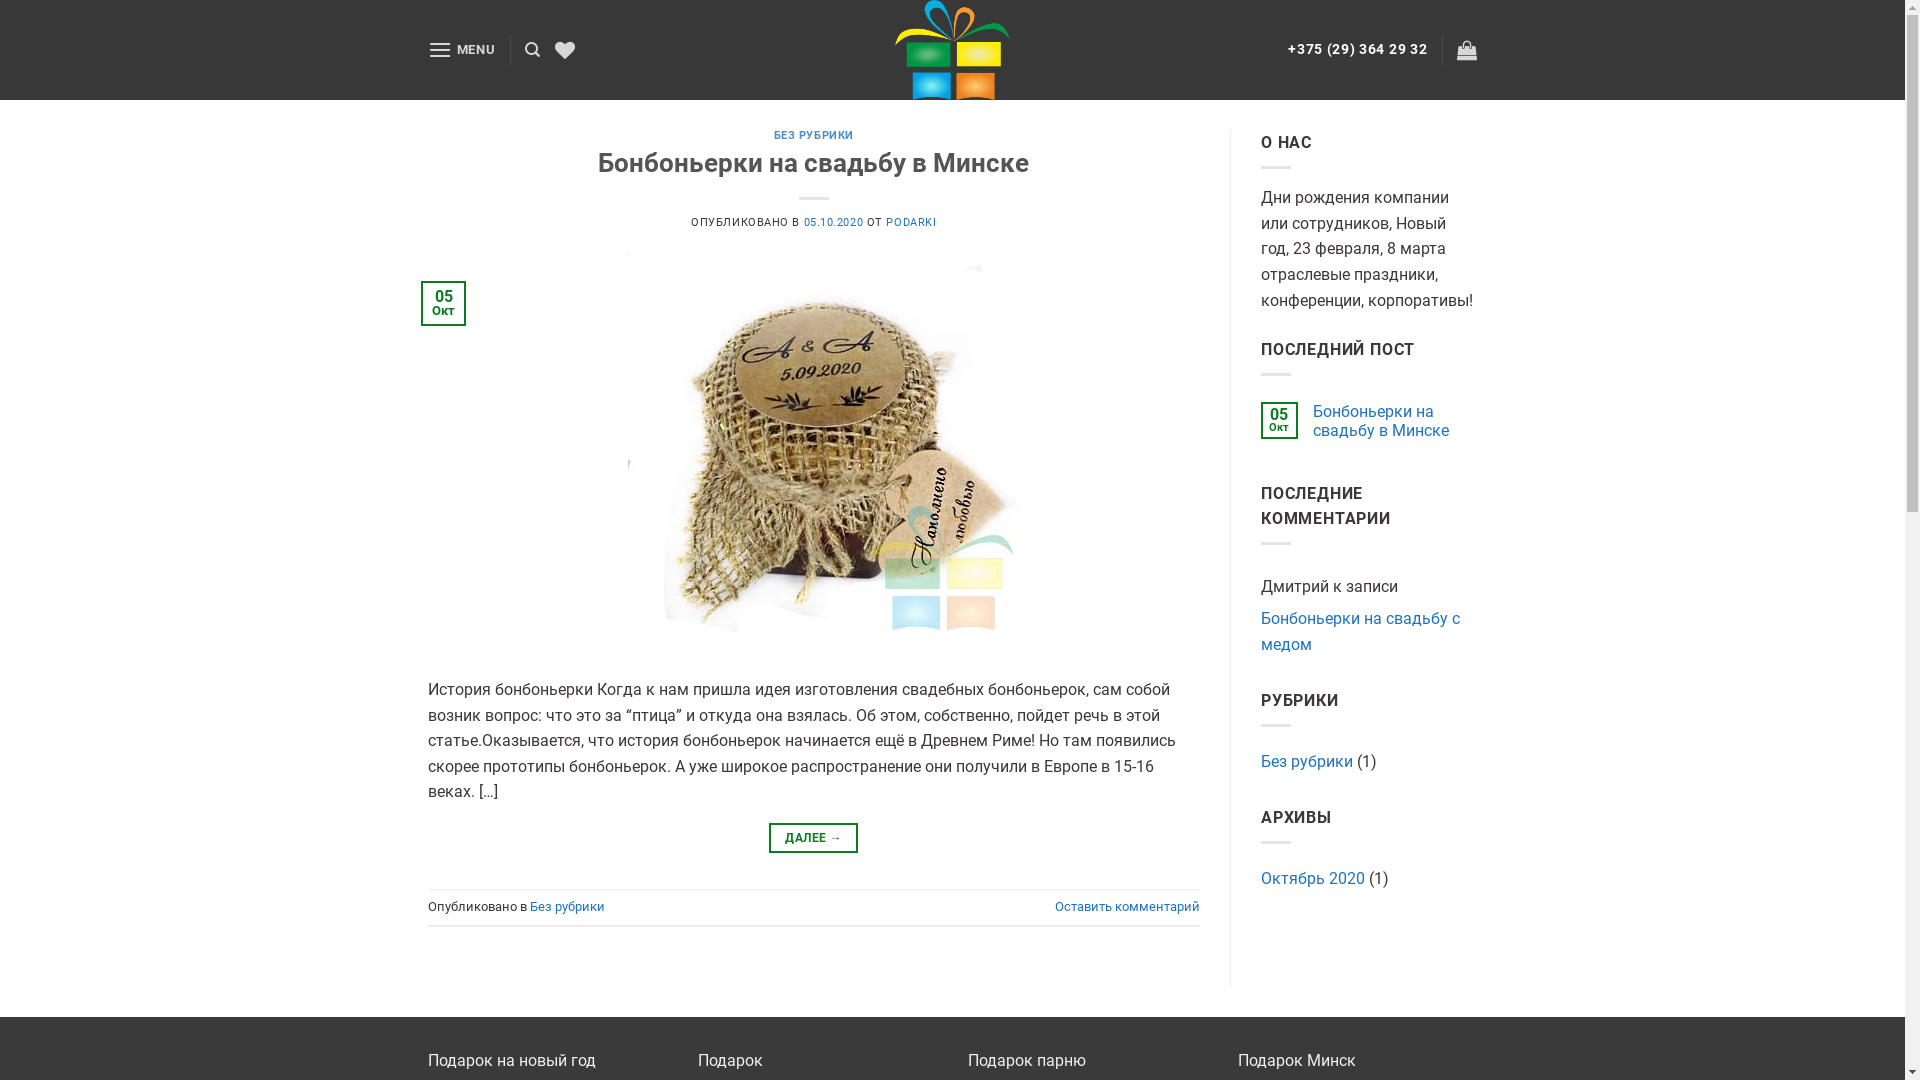  What do you see at coordinates (910, 222) in the screenshot?
I see `'PODARKI'` at bounding box center [910, 222].